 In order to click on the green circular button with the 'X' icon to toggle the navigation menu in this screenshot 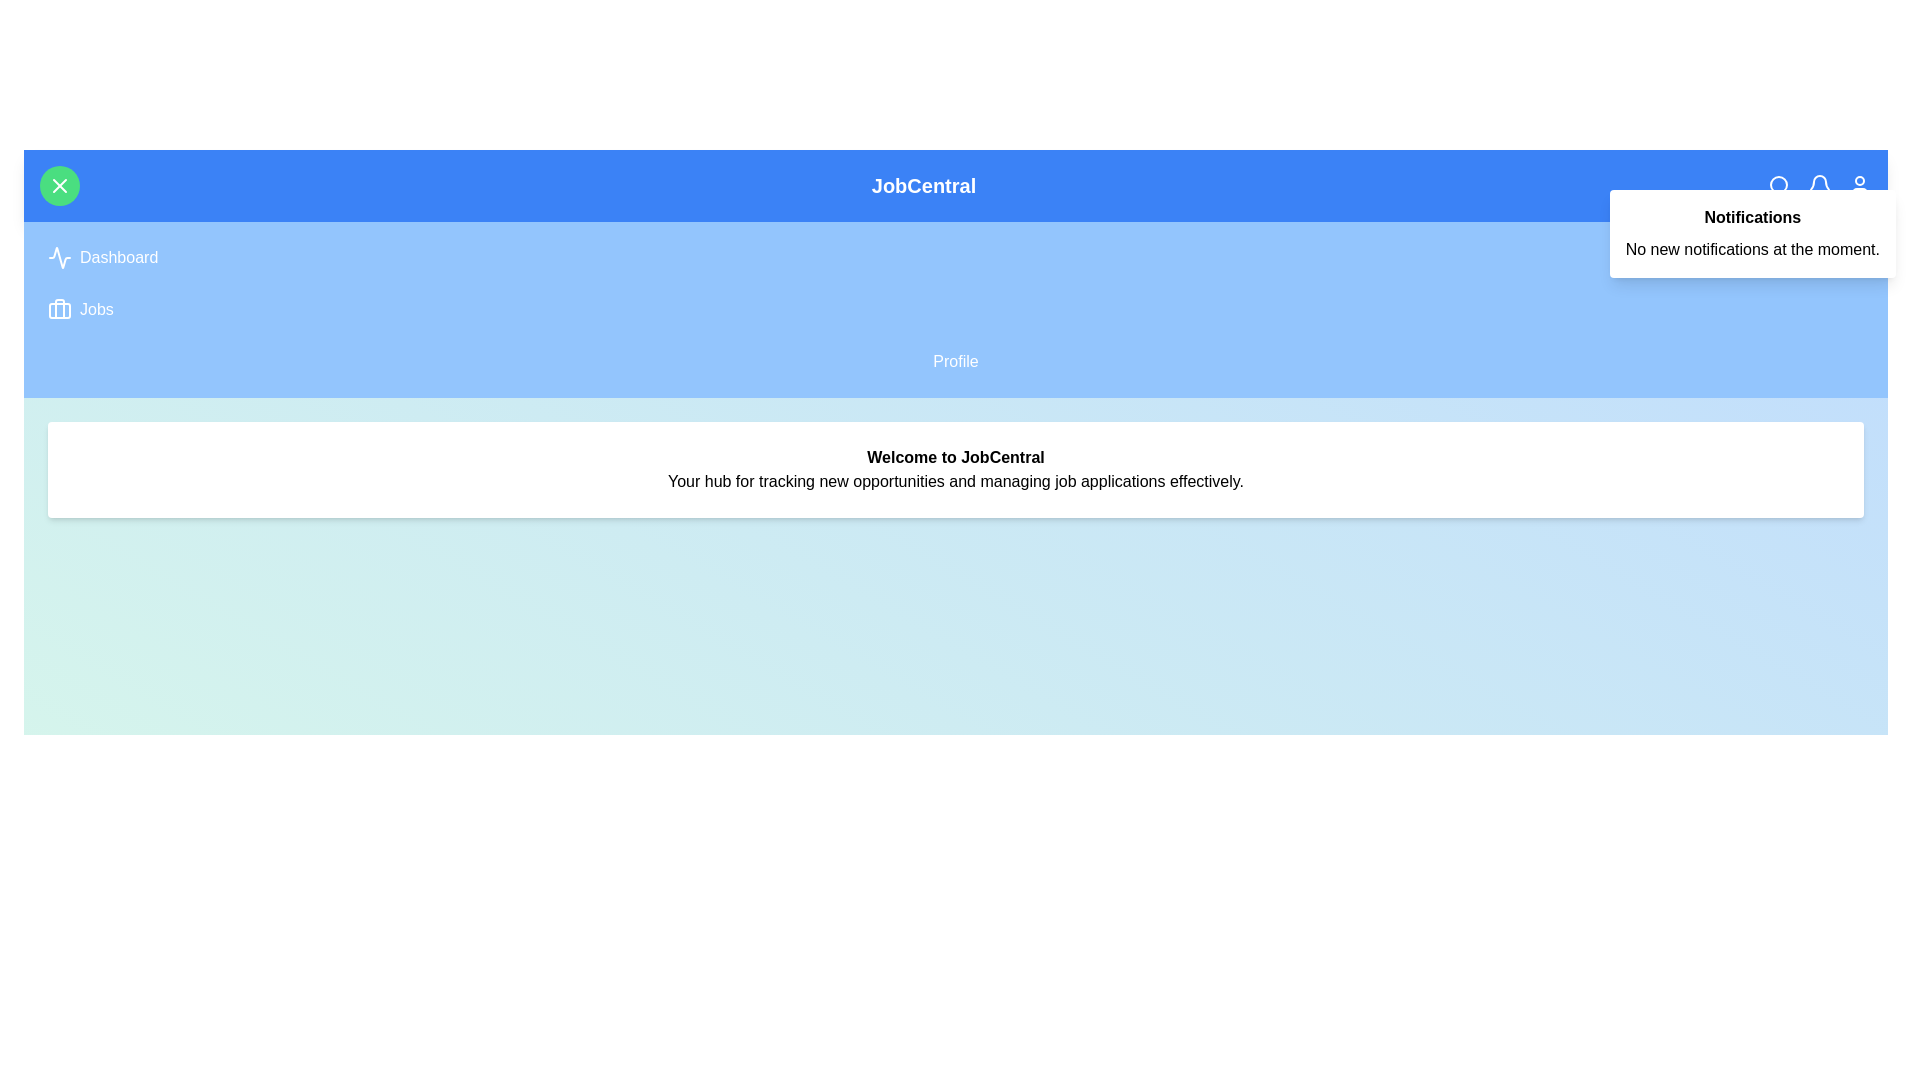, I will do `click(59, 185)`.